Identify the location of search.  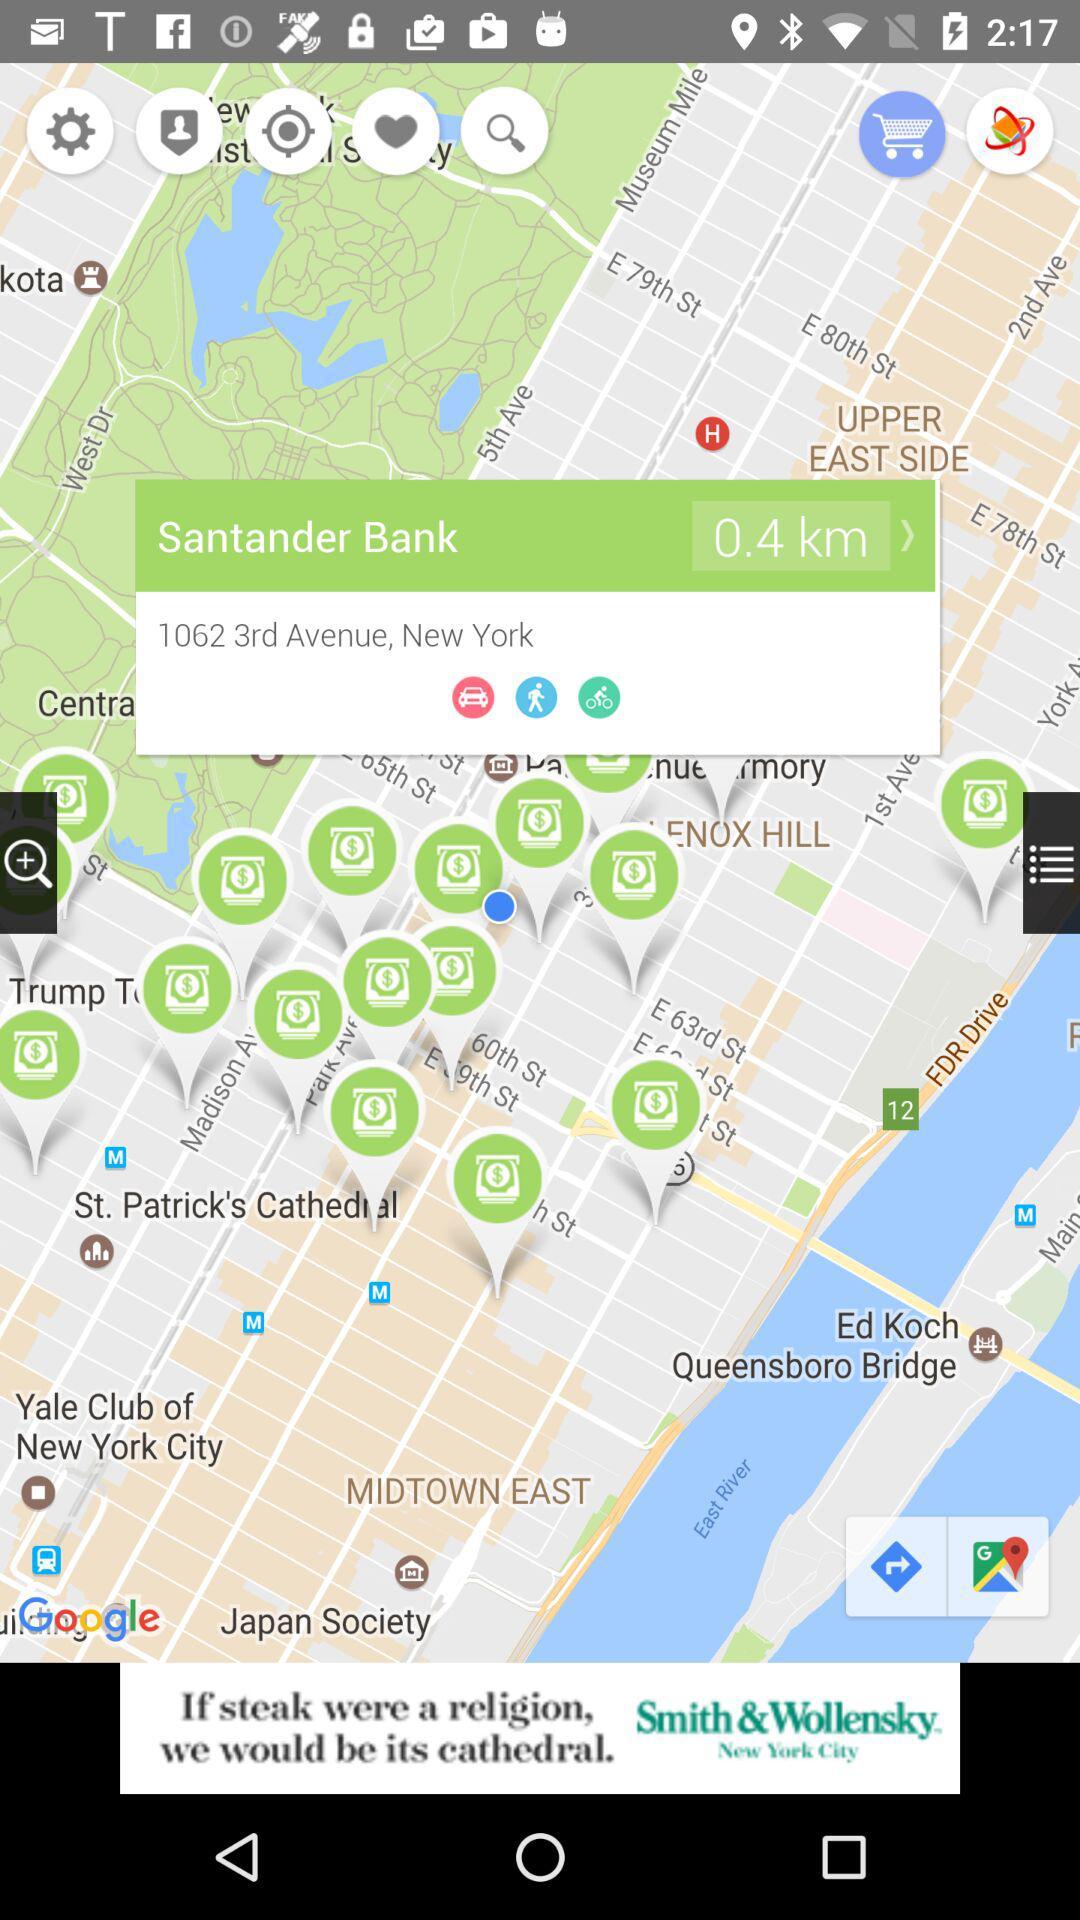
(499, 132).